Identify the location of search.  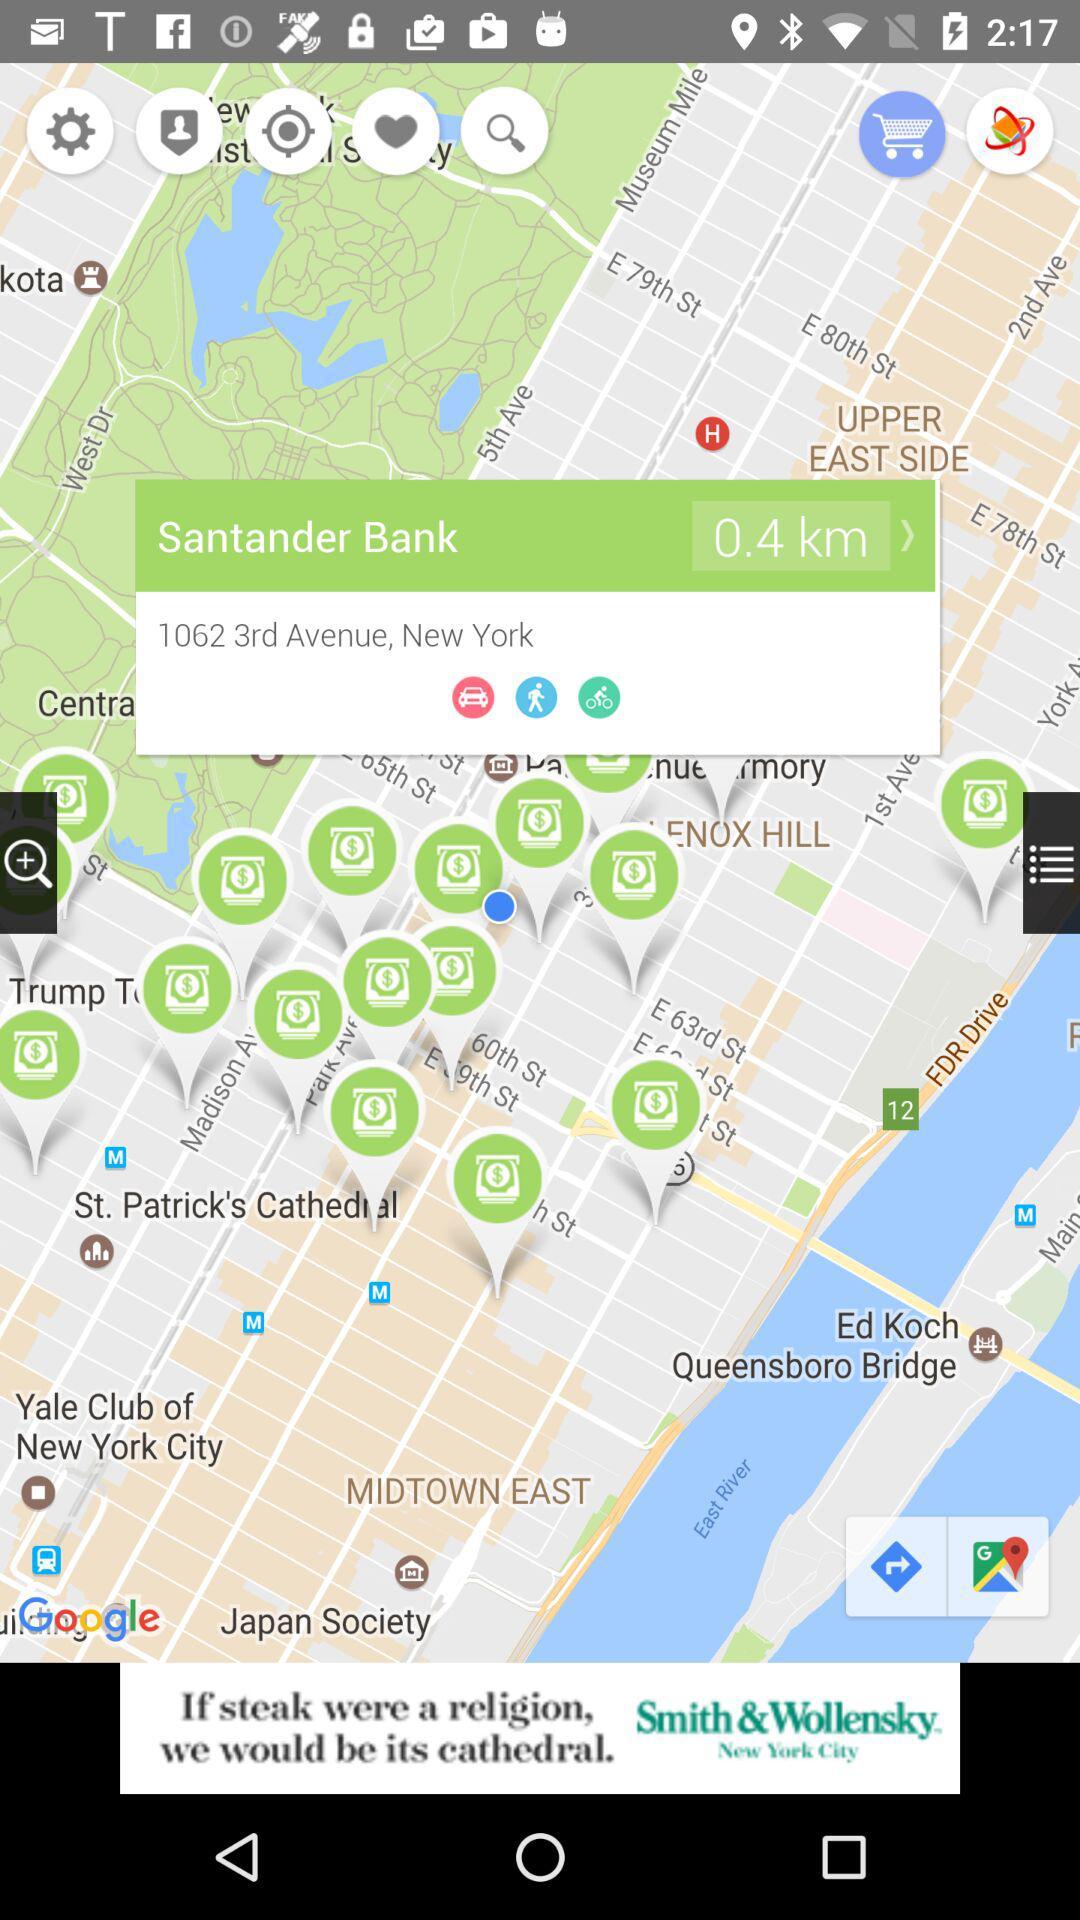
(499, 132).